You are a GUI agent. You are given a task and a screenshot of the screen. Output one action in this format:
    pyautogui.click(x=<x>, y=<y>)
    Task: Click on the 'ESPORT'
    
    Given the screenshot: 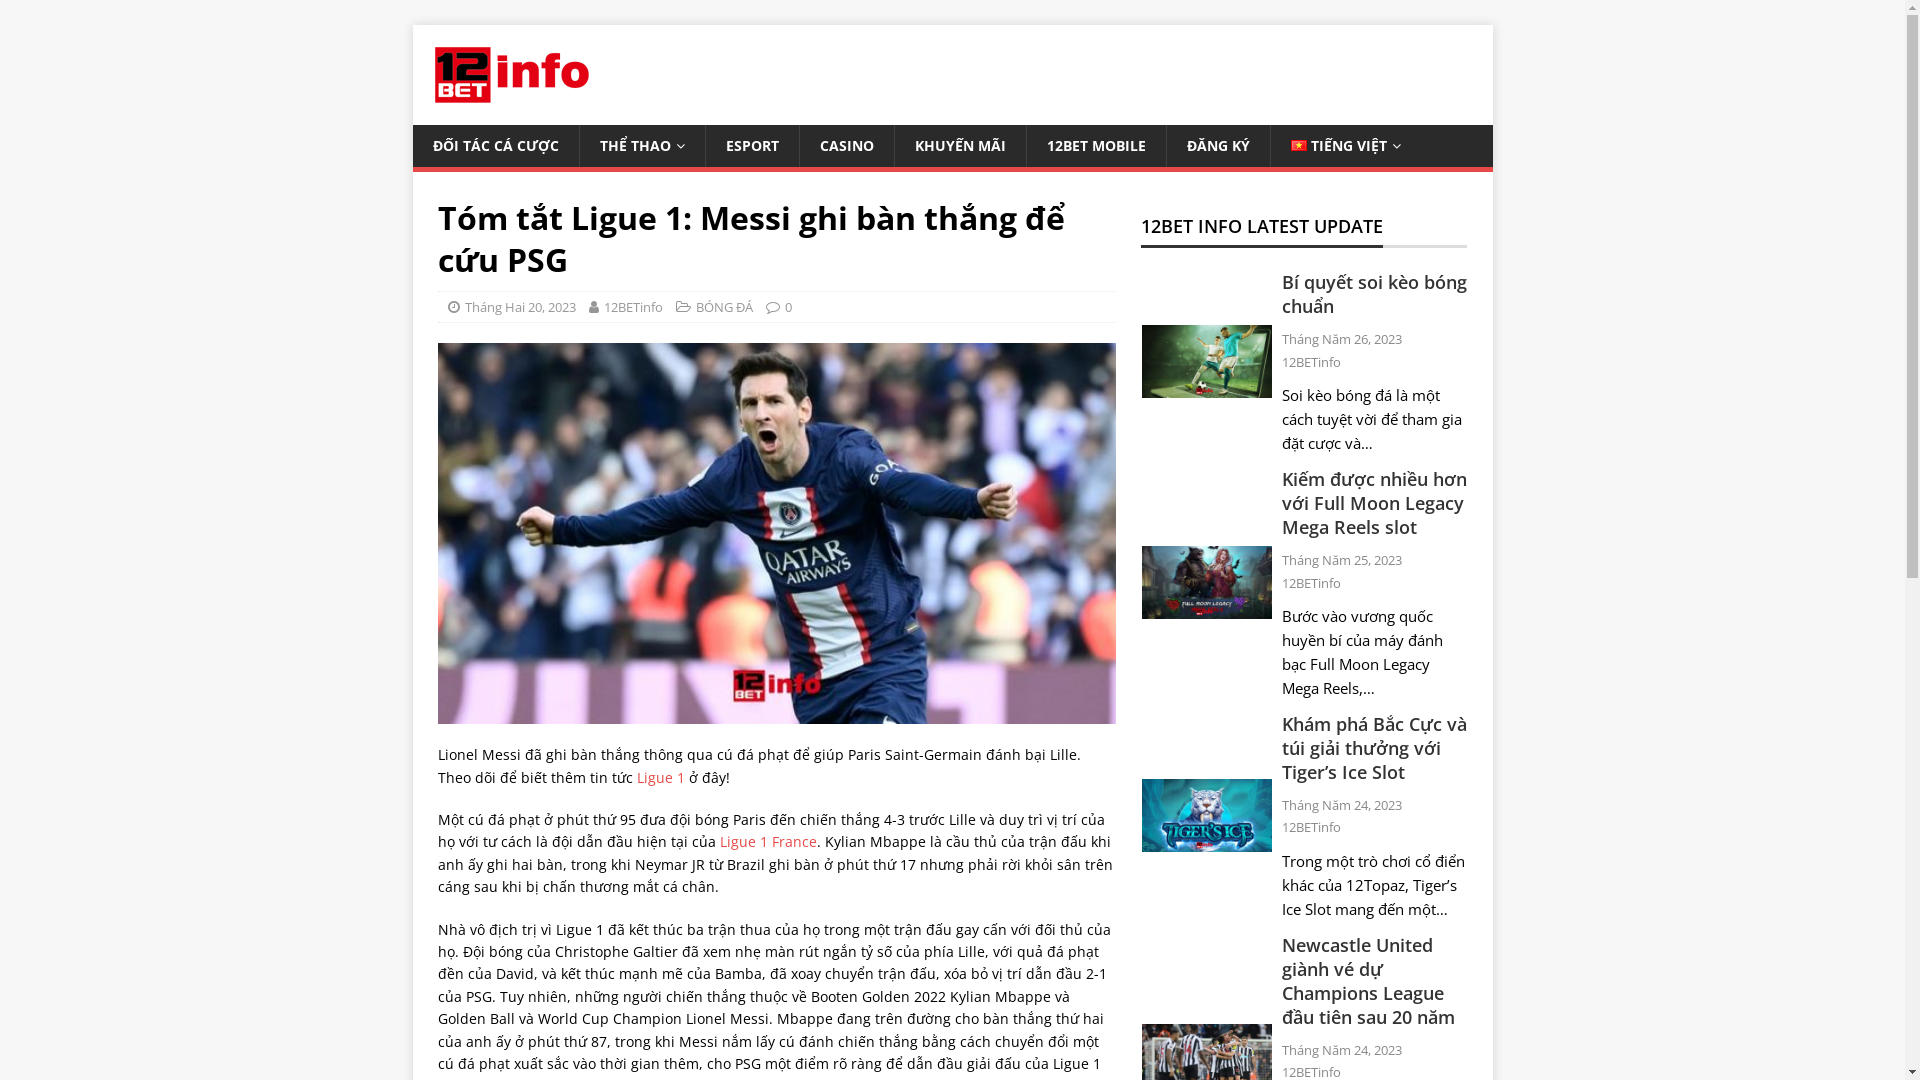 What is the action you would take?
    pyautogui.click(x=749, y=145)
    